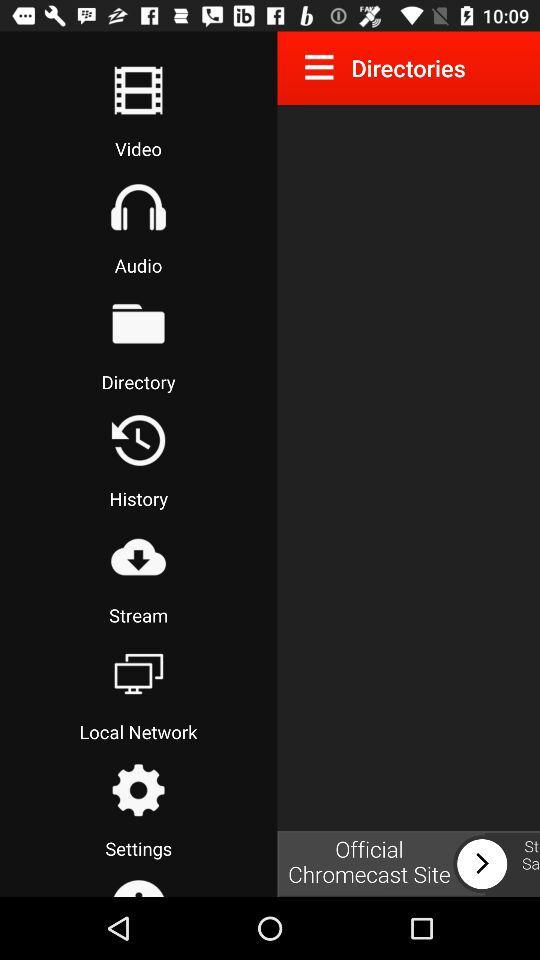 This screenshot has height=960, width=540. What do you see at coordinates (137, 440) in the screenshot?
I see `the history icon` at bounding box center [137, 440].